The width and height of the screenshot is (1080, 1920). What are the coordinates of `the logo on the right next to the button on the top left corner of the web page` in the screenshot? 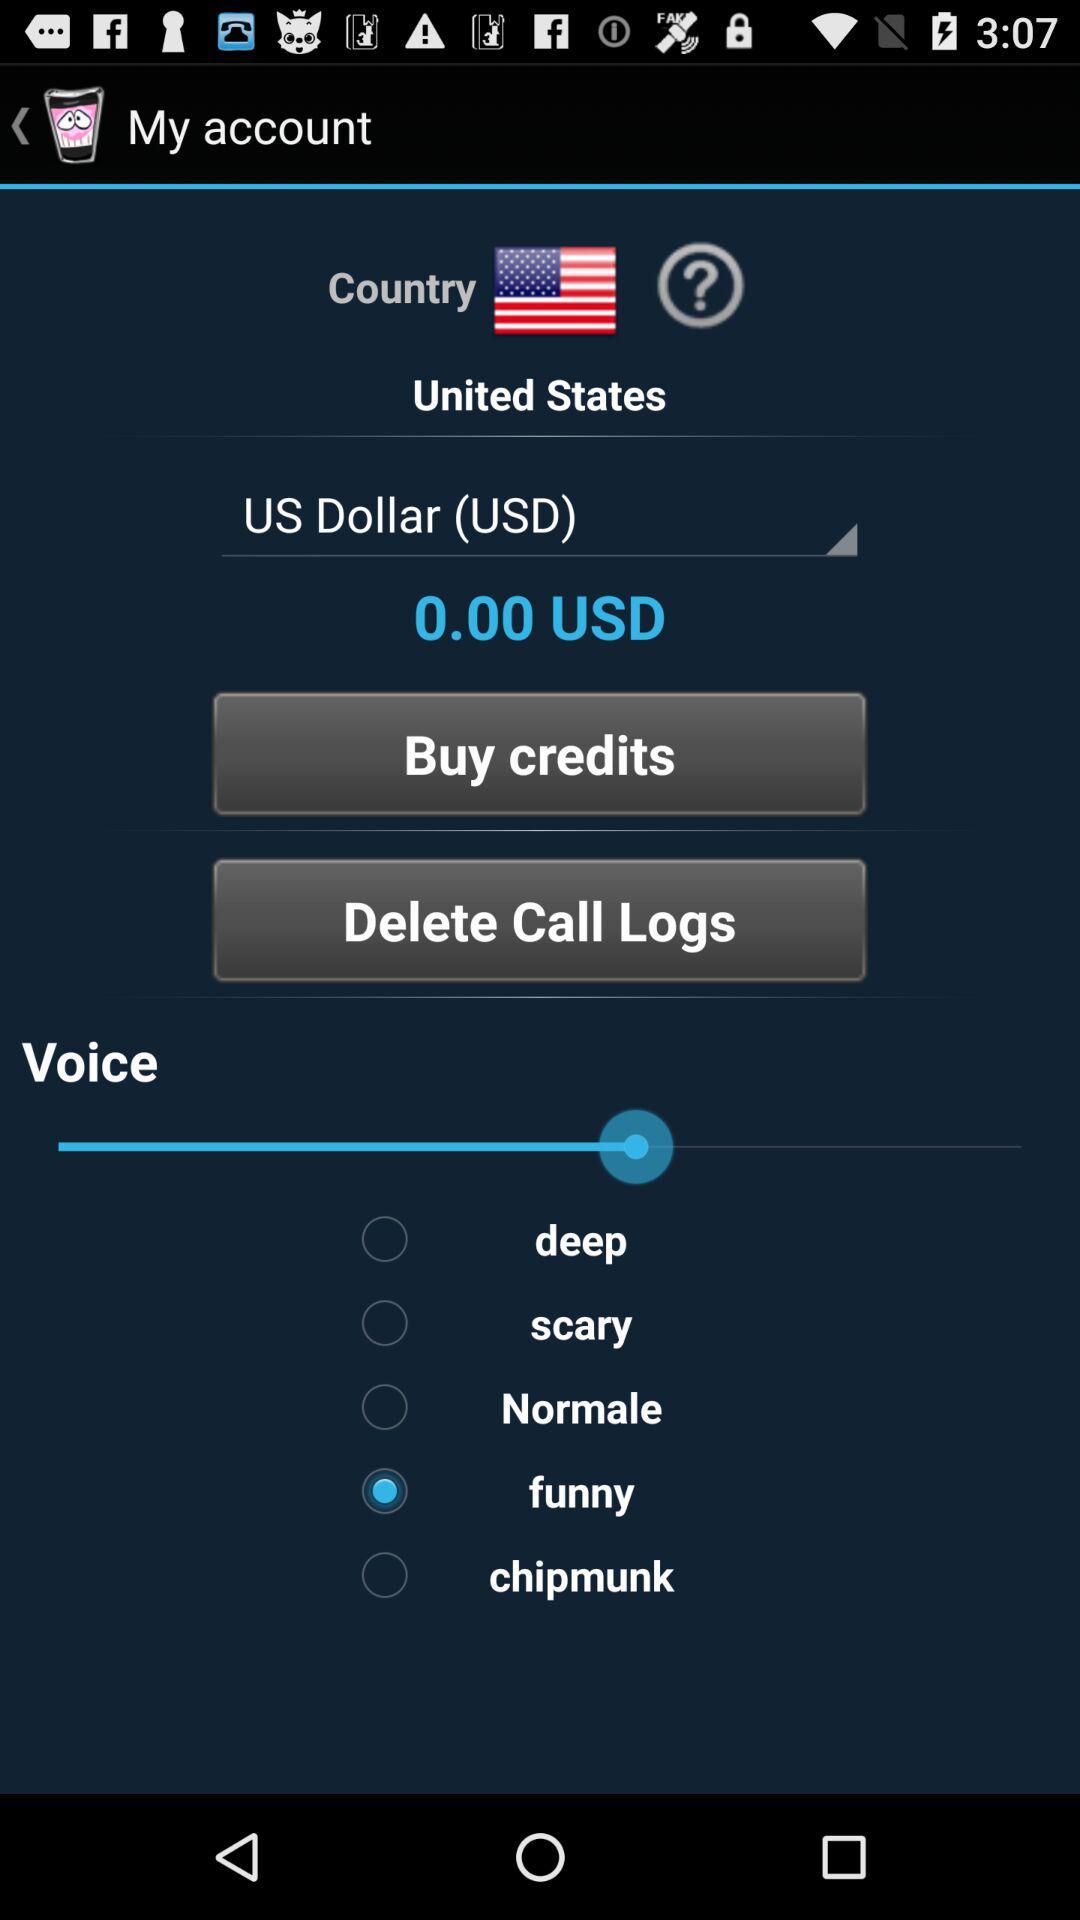 It's located at (72, 124).